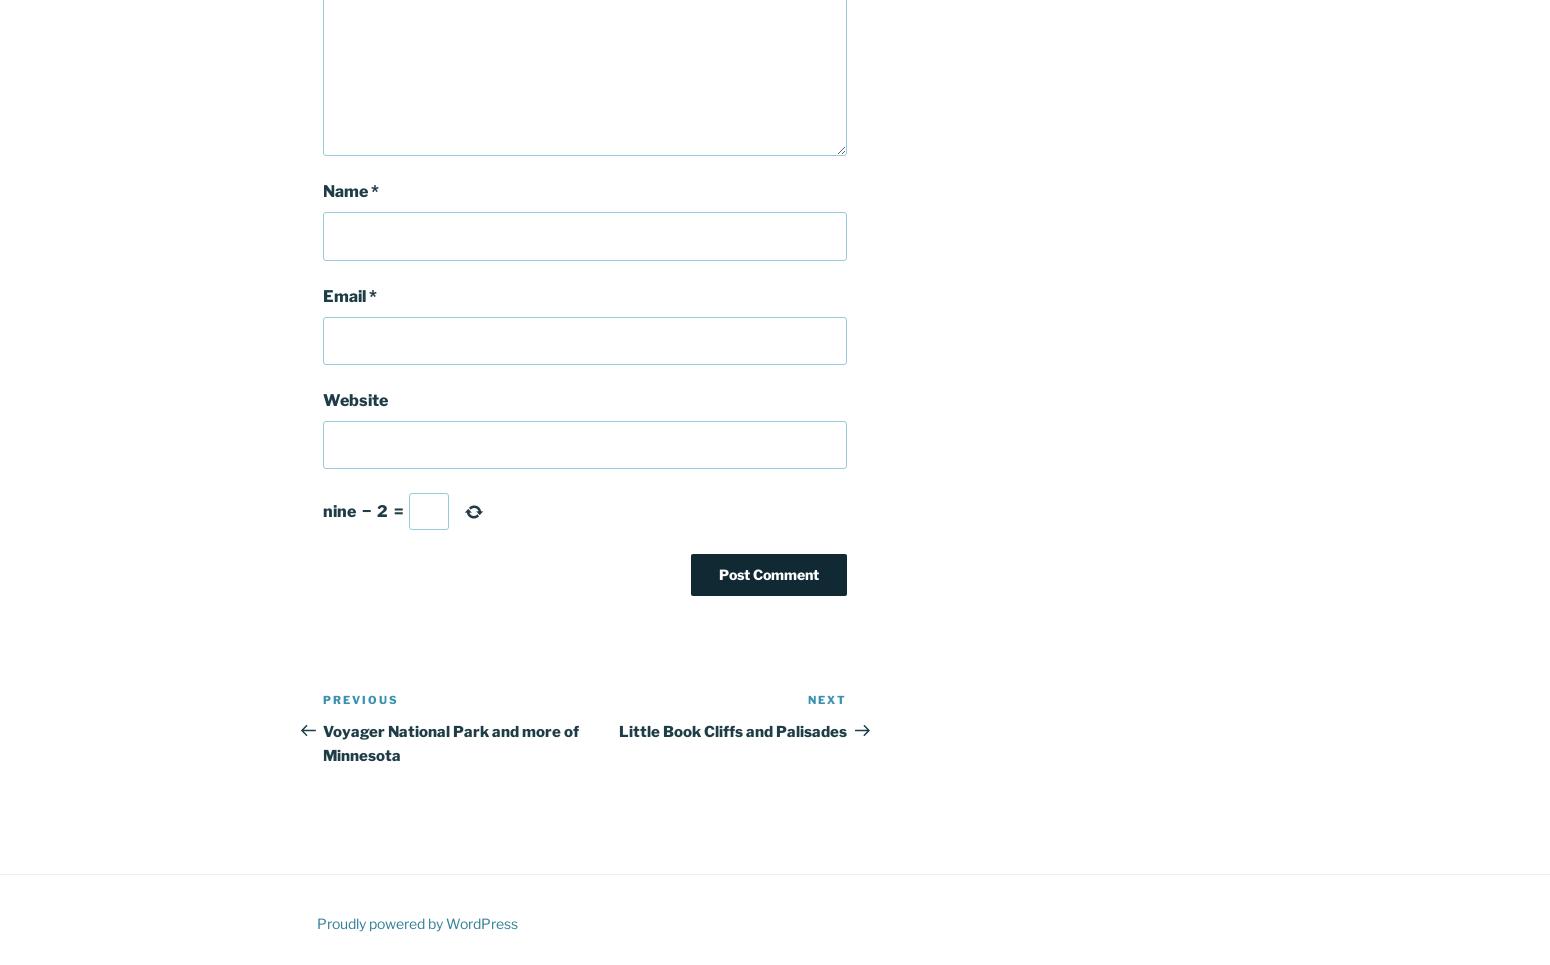  What do you see at coordinates (398, 510) in the screenshot?
I see `'='` at bounding box center [398, 510].